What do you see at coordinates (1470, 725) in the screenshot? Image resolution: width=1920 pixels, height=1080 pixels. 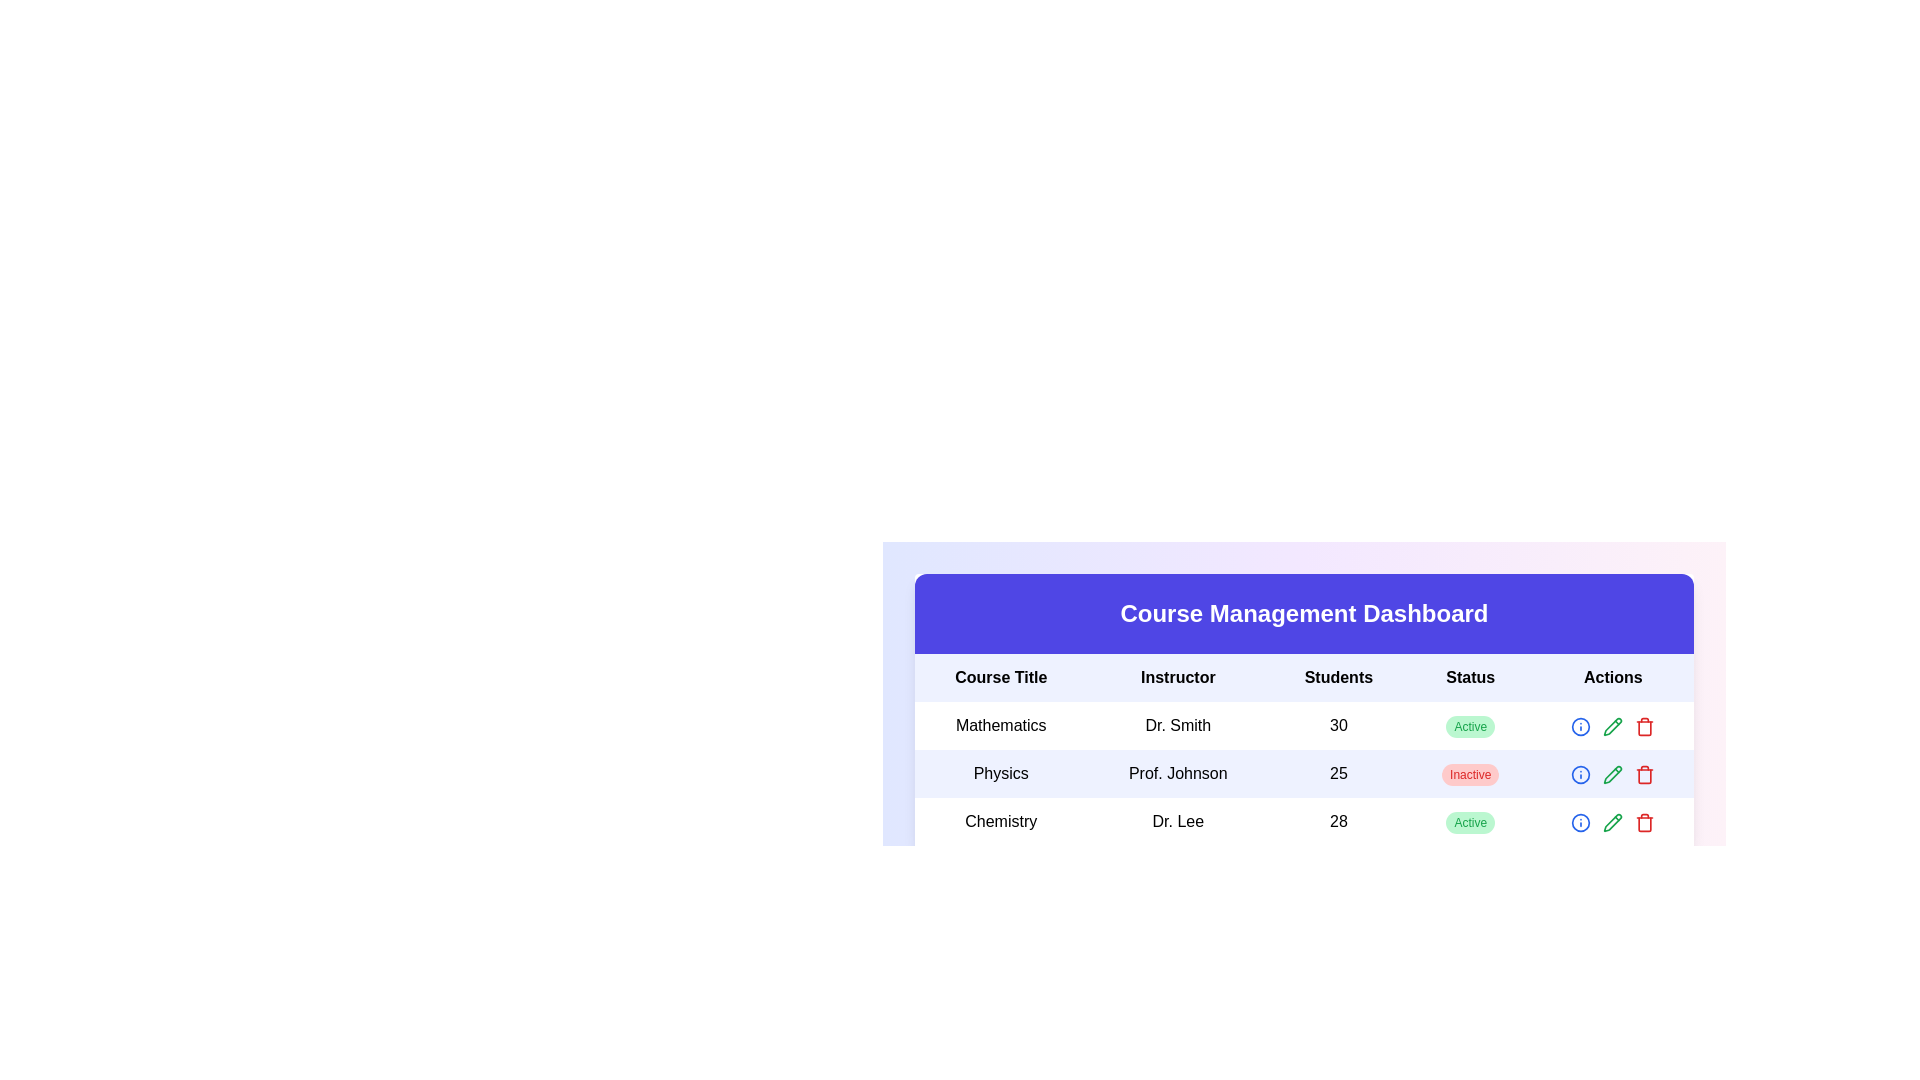 I see `the 'Active' status badge in the 'Status' column for the 'Mathematics' course, which is a pill-shaped badge with a green background` at bounding box center [1470, 725].